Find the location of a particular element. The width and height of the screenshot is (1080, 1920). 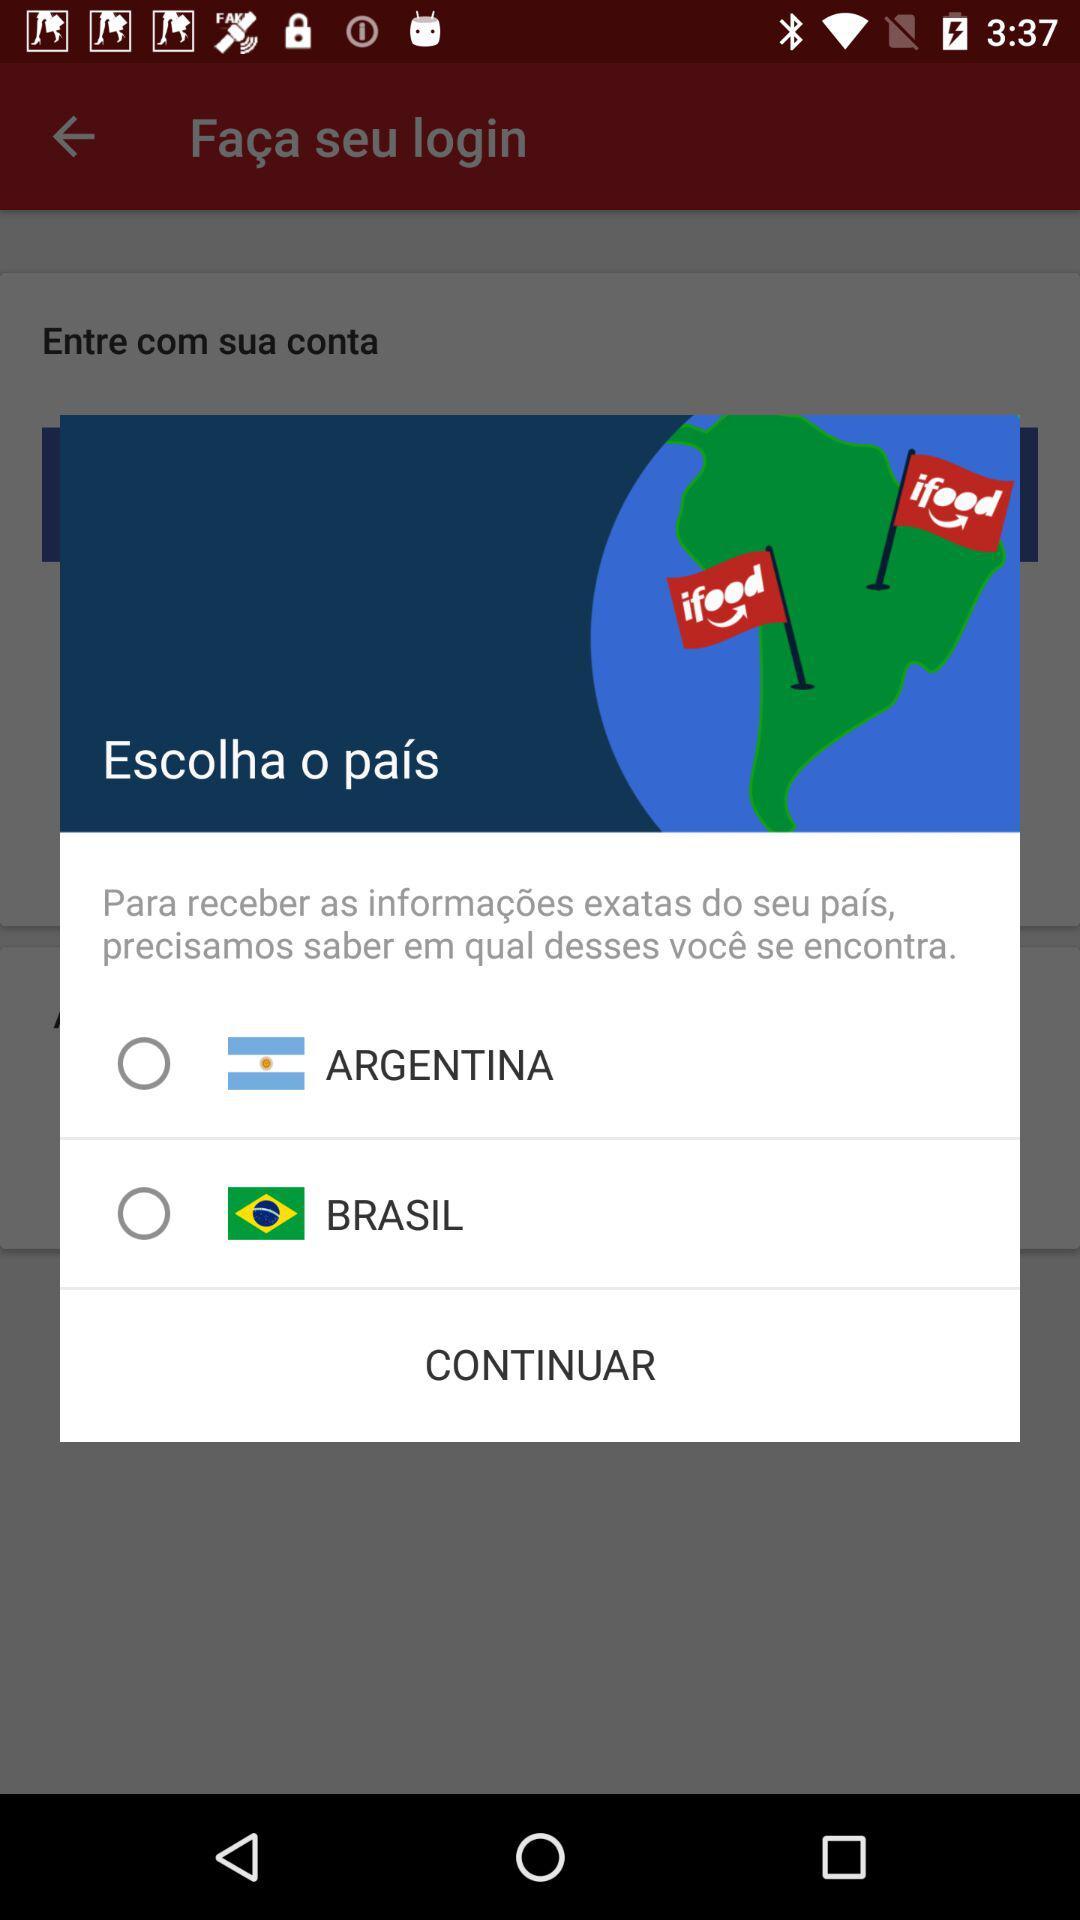

continuar is located at coordinates (540, 1362).